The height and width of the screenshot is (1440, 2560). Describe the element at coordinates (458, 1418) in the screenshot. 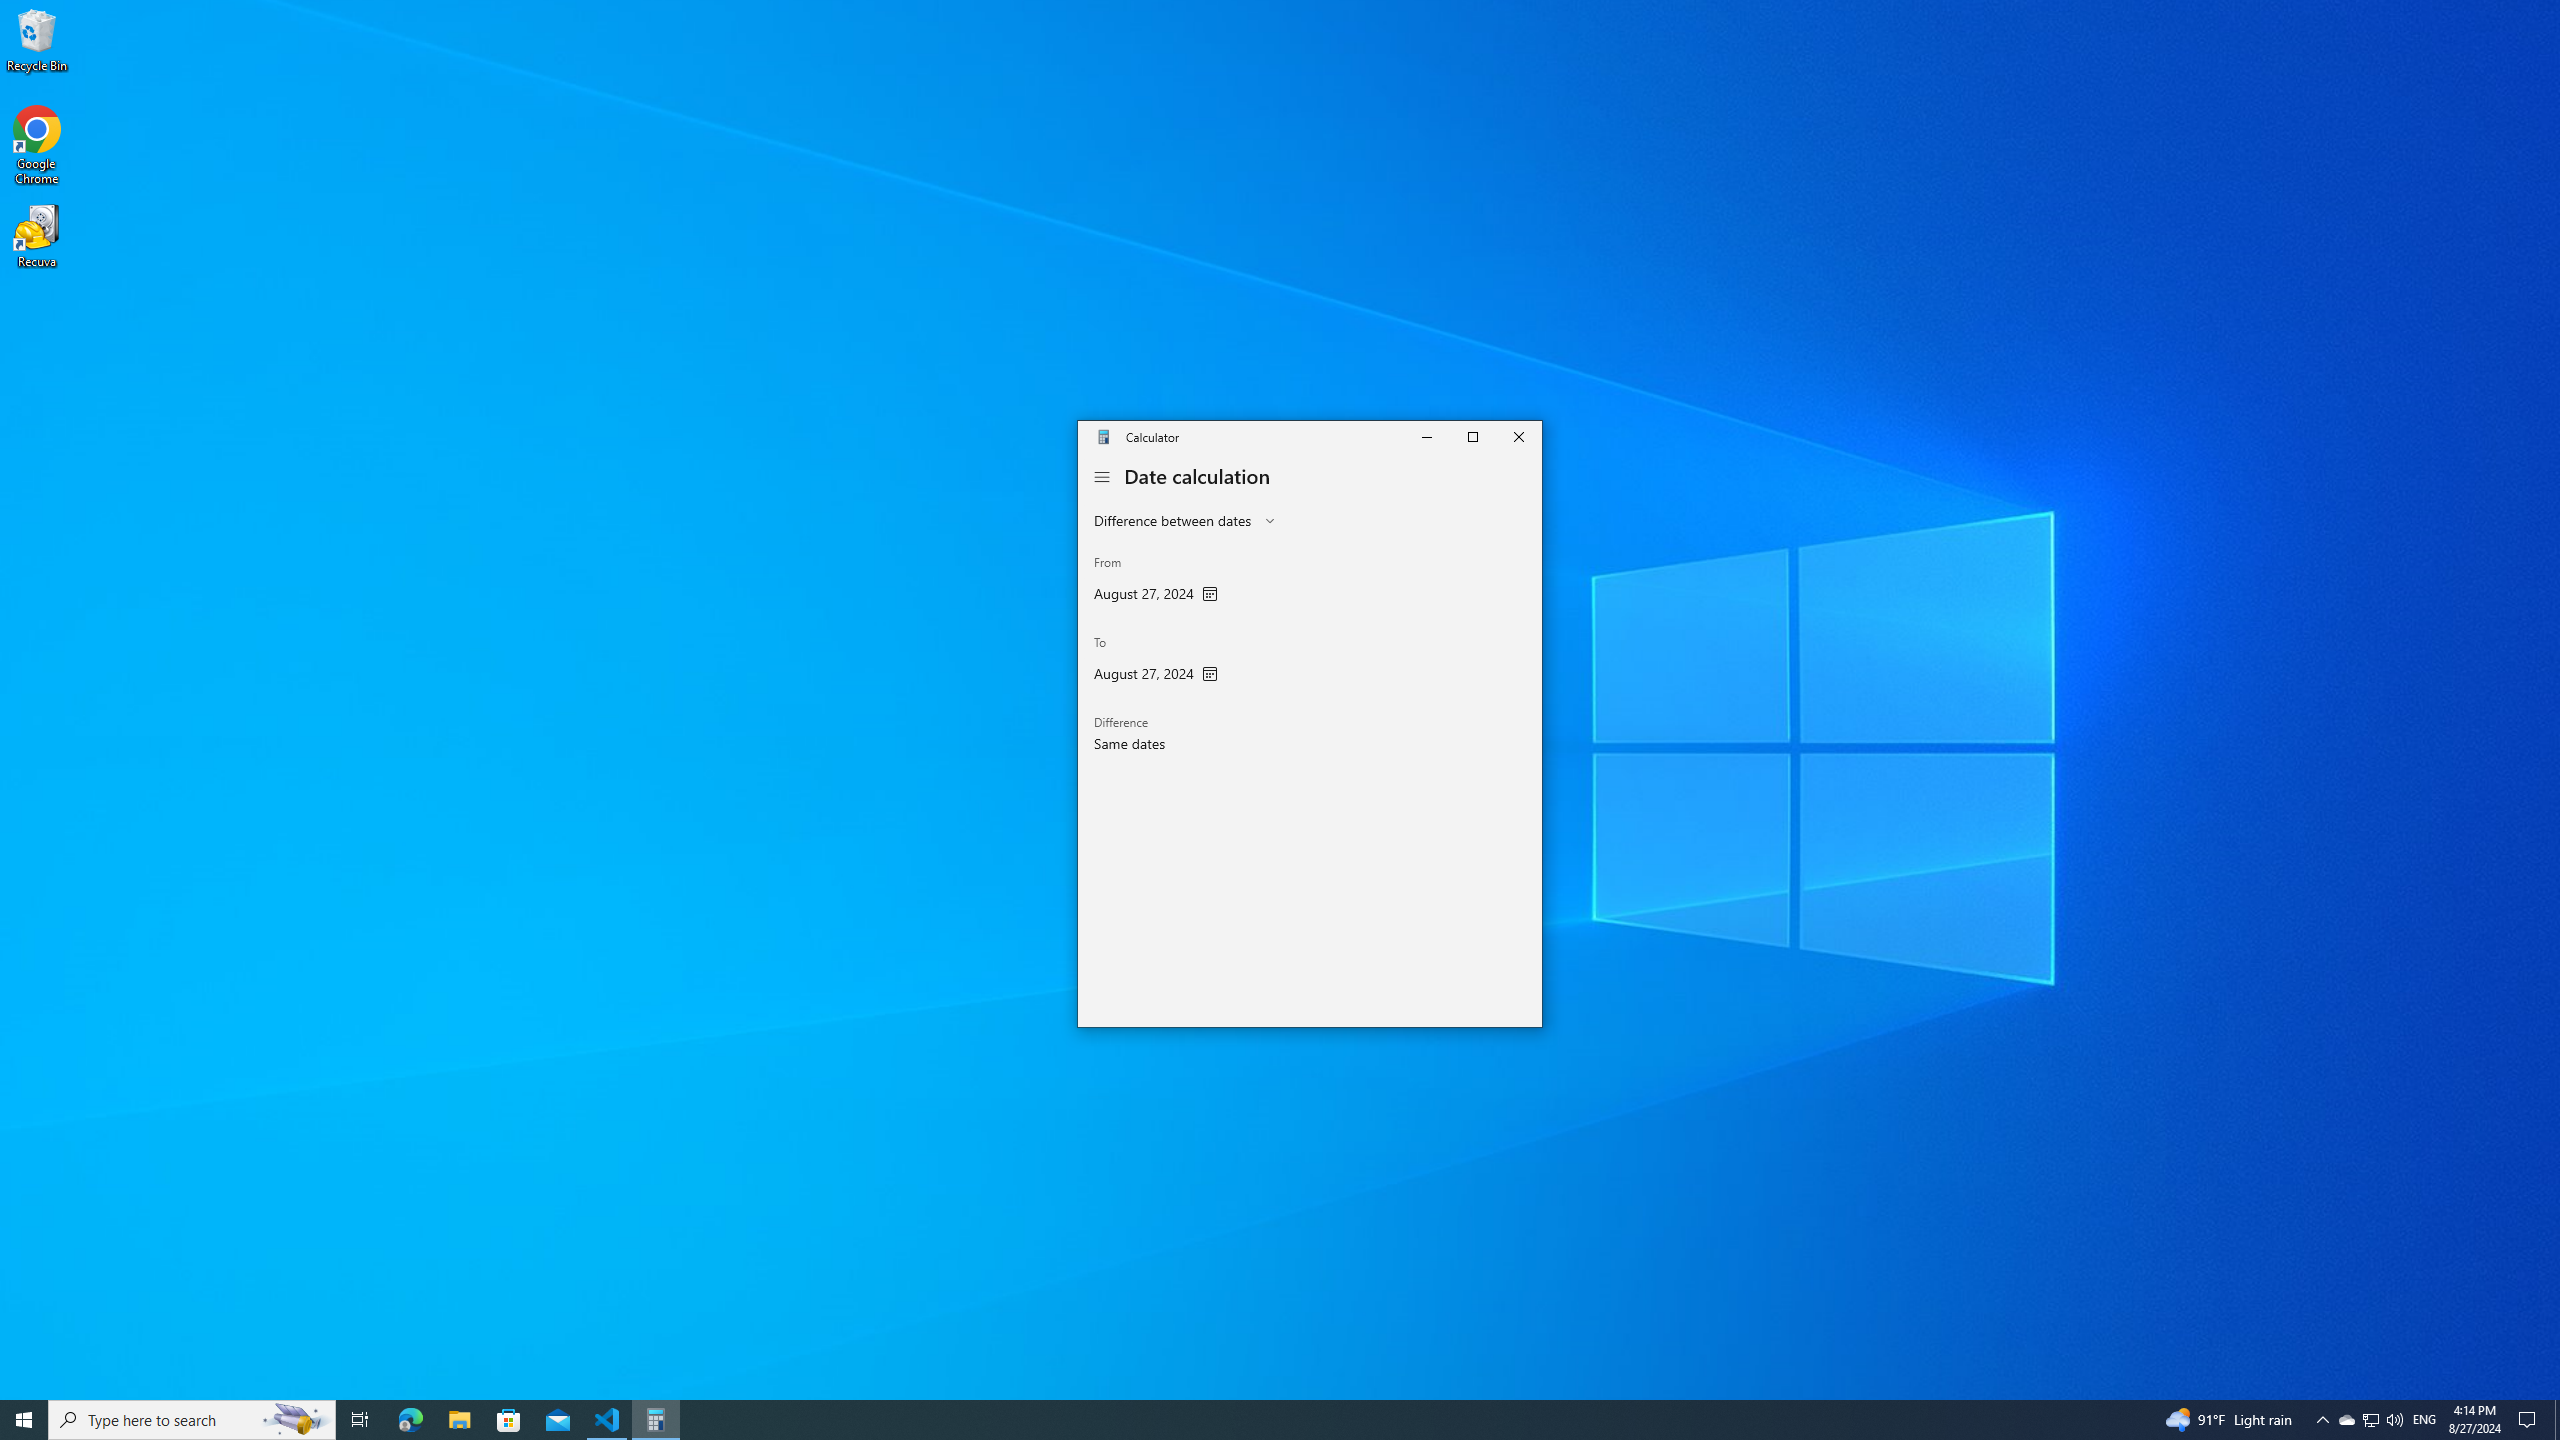

I see `'File Explorer'` at that location.